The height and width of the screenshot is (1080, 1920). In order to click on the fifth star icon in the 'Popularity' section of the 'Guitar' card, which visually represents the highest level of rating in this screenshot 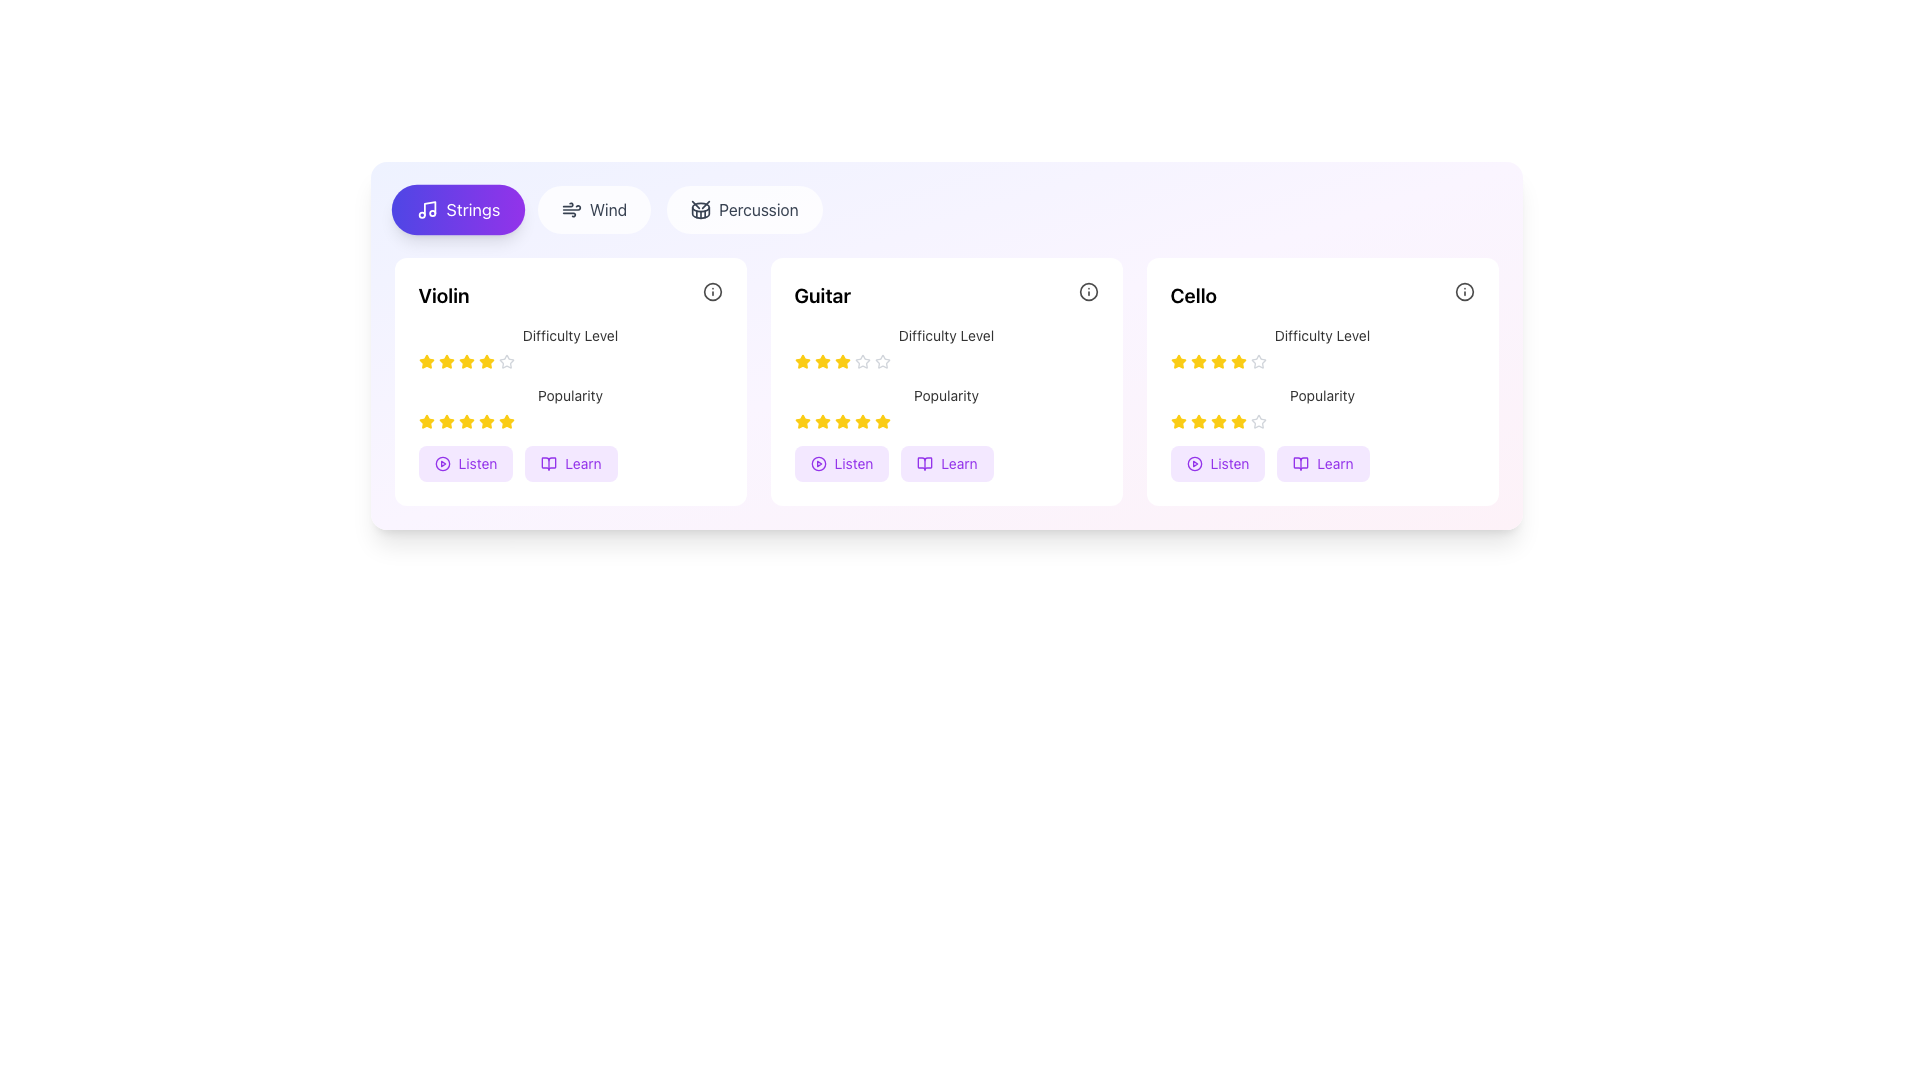, I will do `click(802, 420)`.